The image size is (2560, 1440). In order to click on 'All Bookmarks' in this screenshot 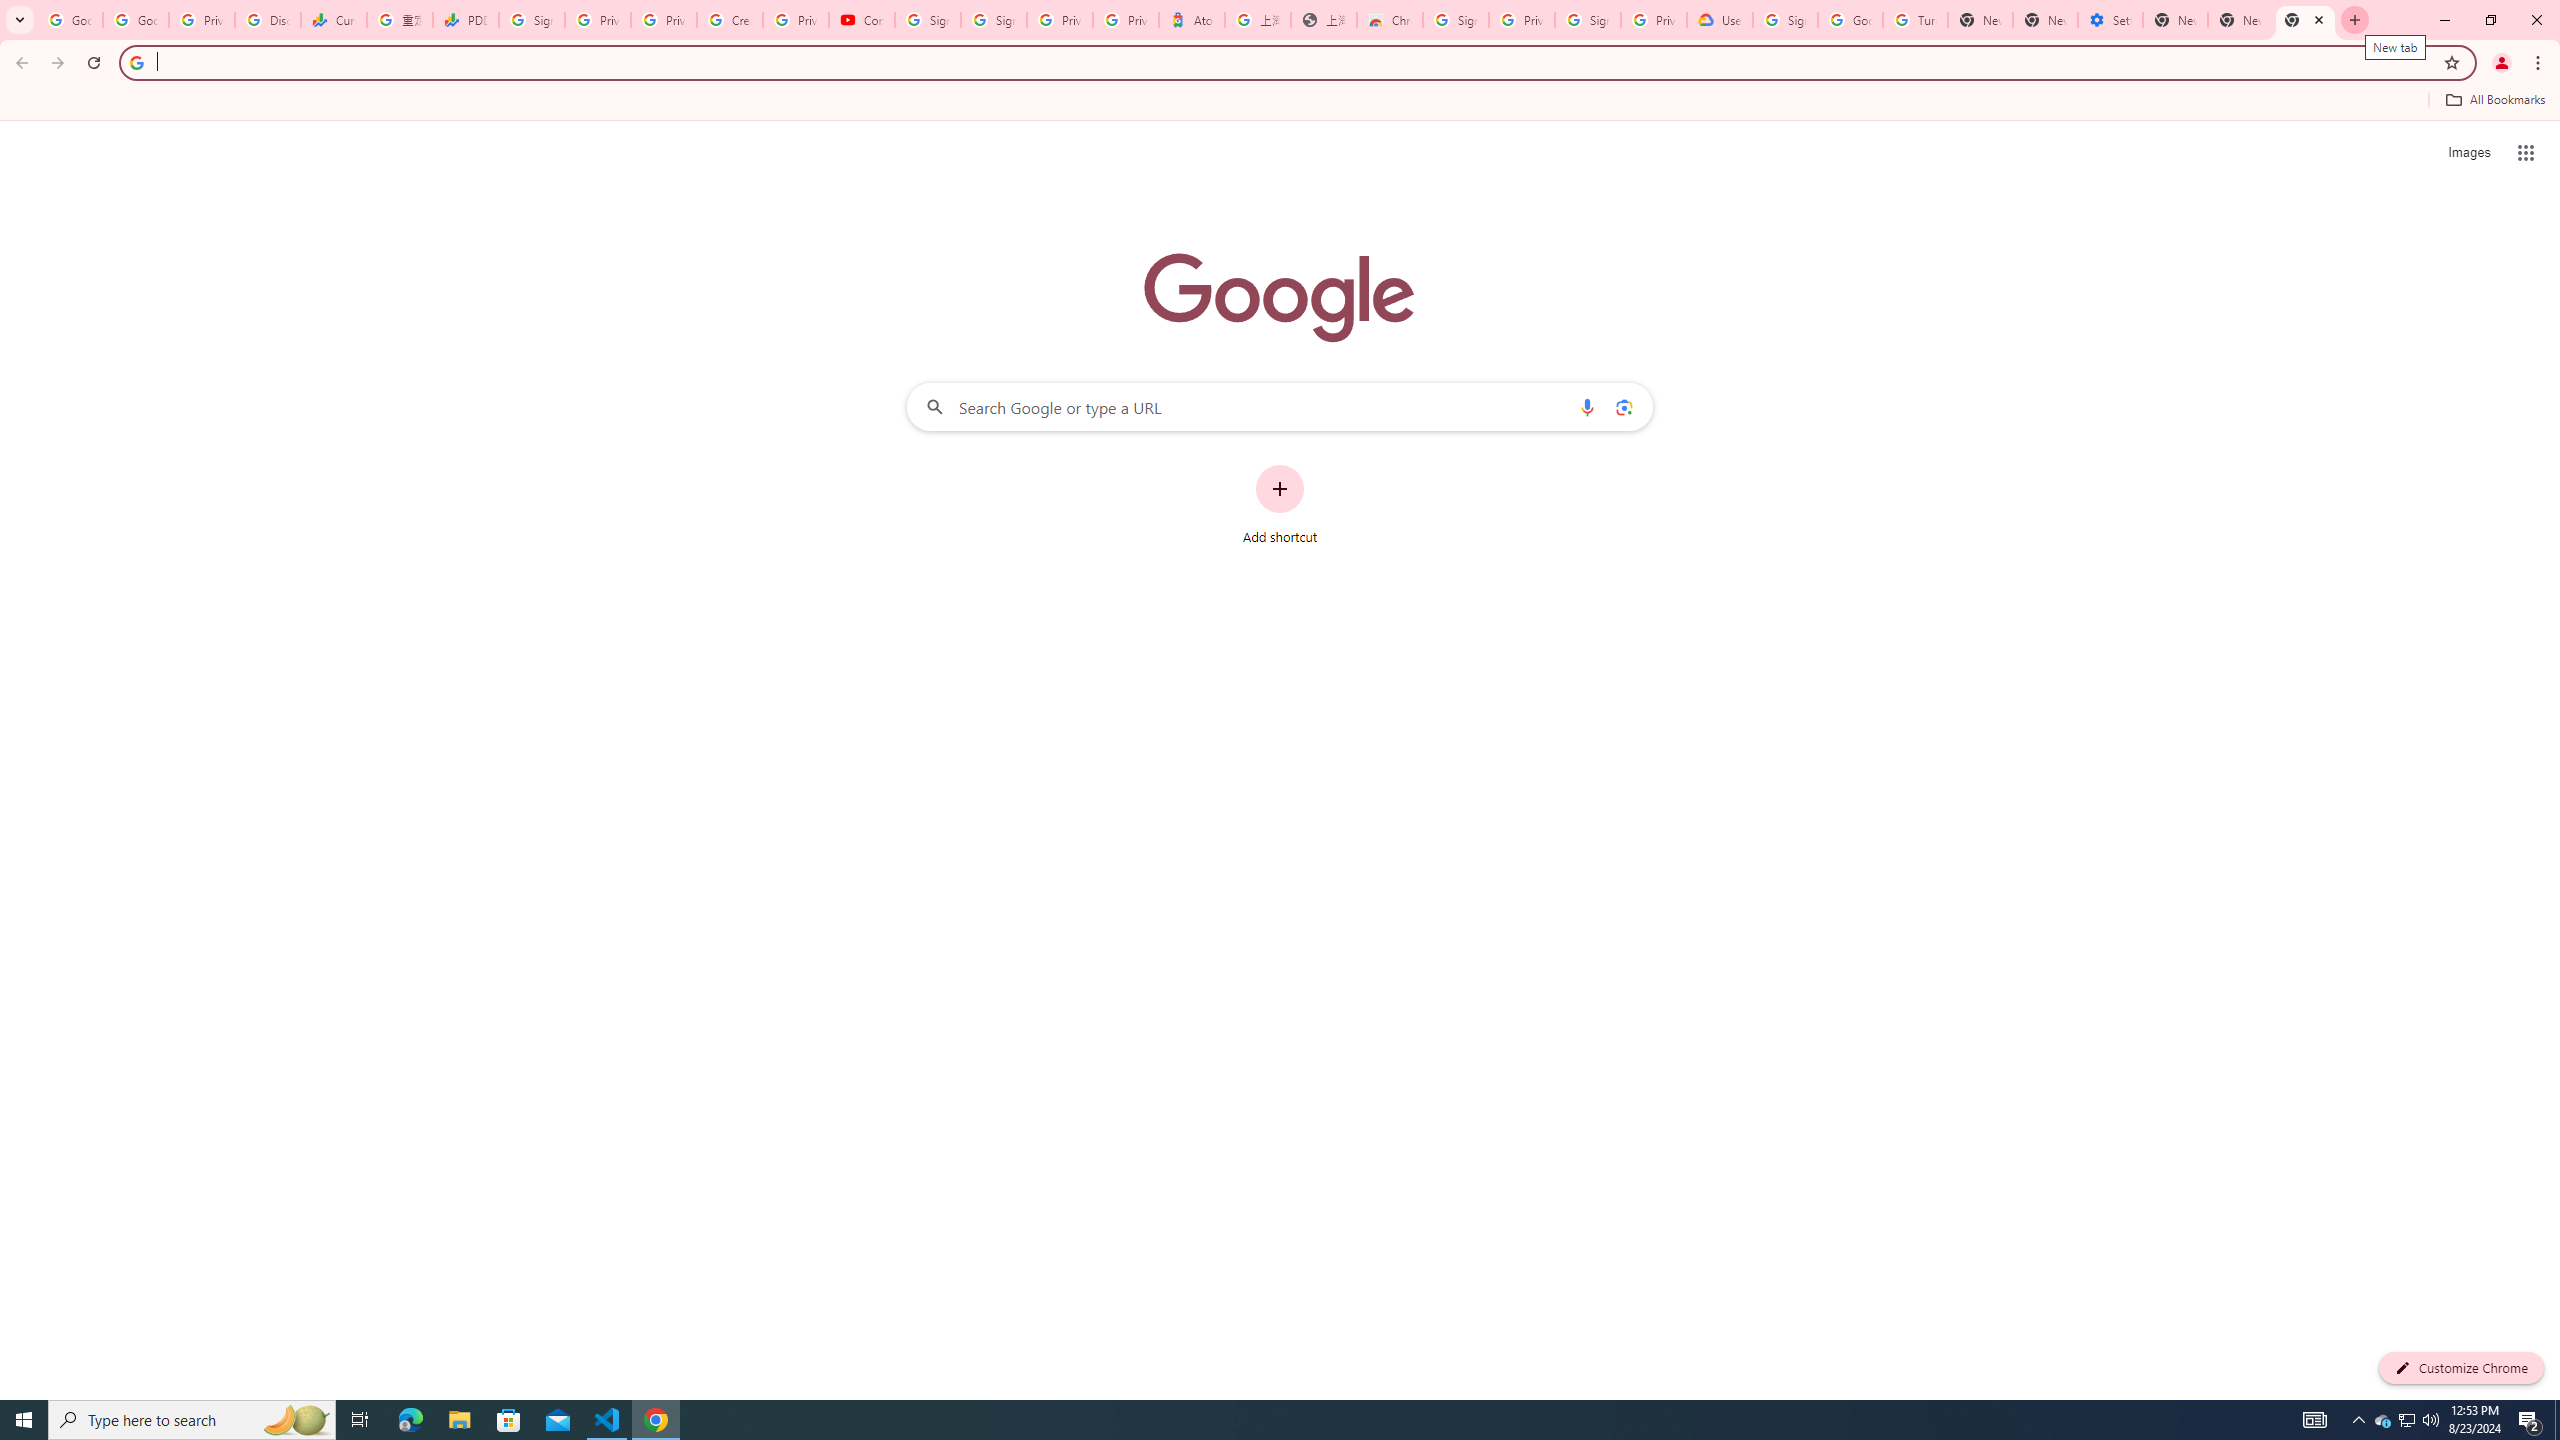, I will do `click(2494, 99)`.